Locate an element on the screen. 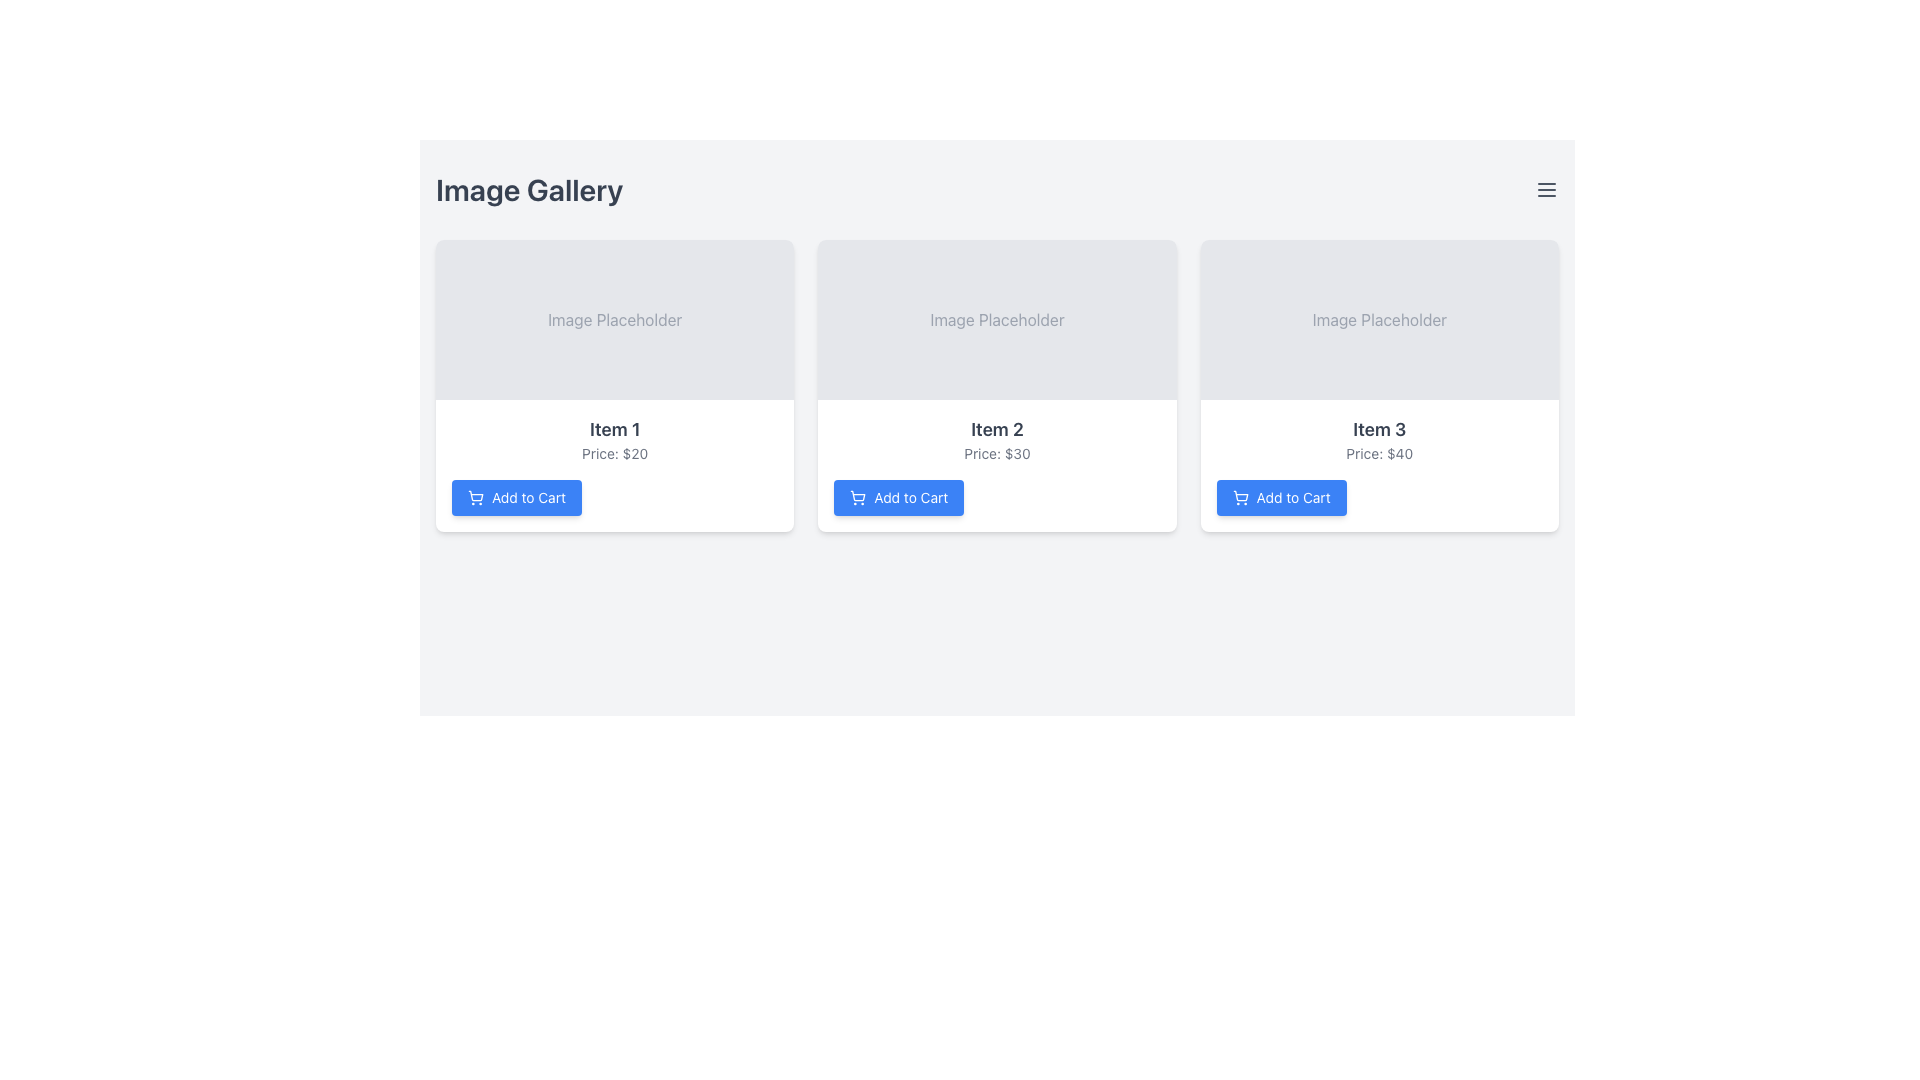 The image size is (1920, 1080). the 'Add Item 3 to Cart' button located below the price text of the 'Item 3' card, which is the third button from the left in a row of similar buttons is located at coordinates (1281, 496).